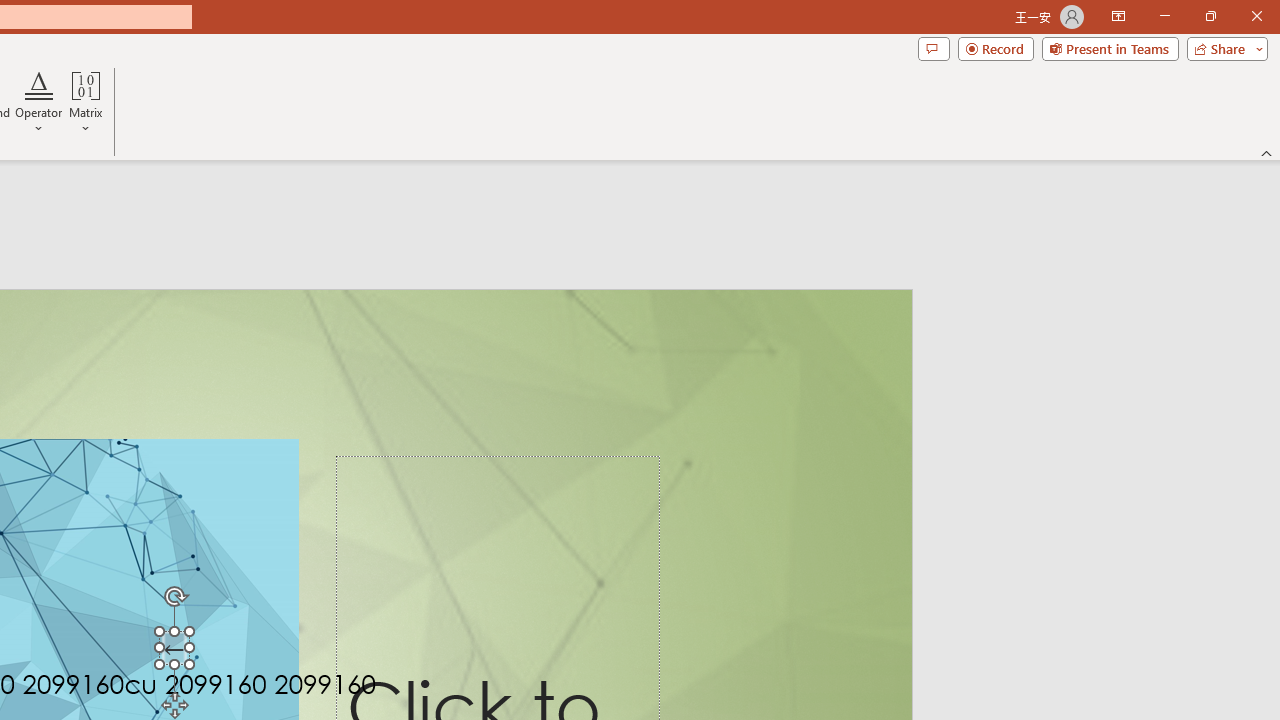 Image resolution: width=1280 pixels, height=720 pixels. I want to click on 'Matrix', so click(85, 103).